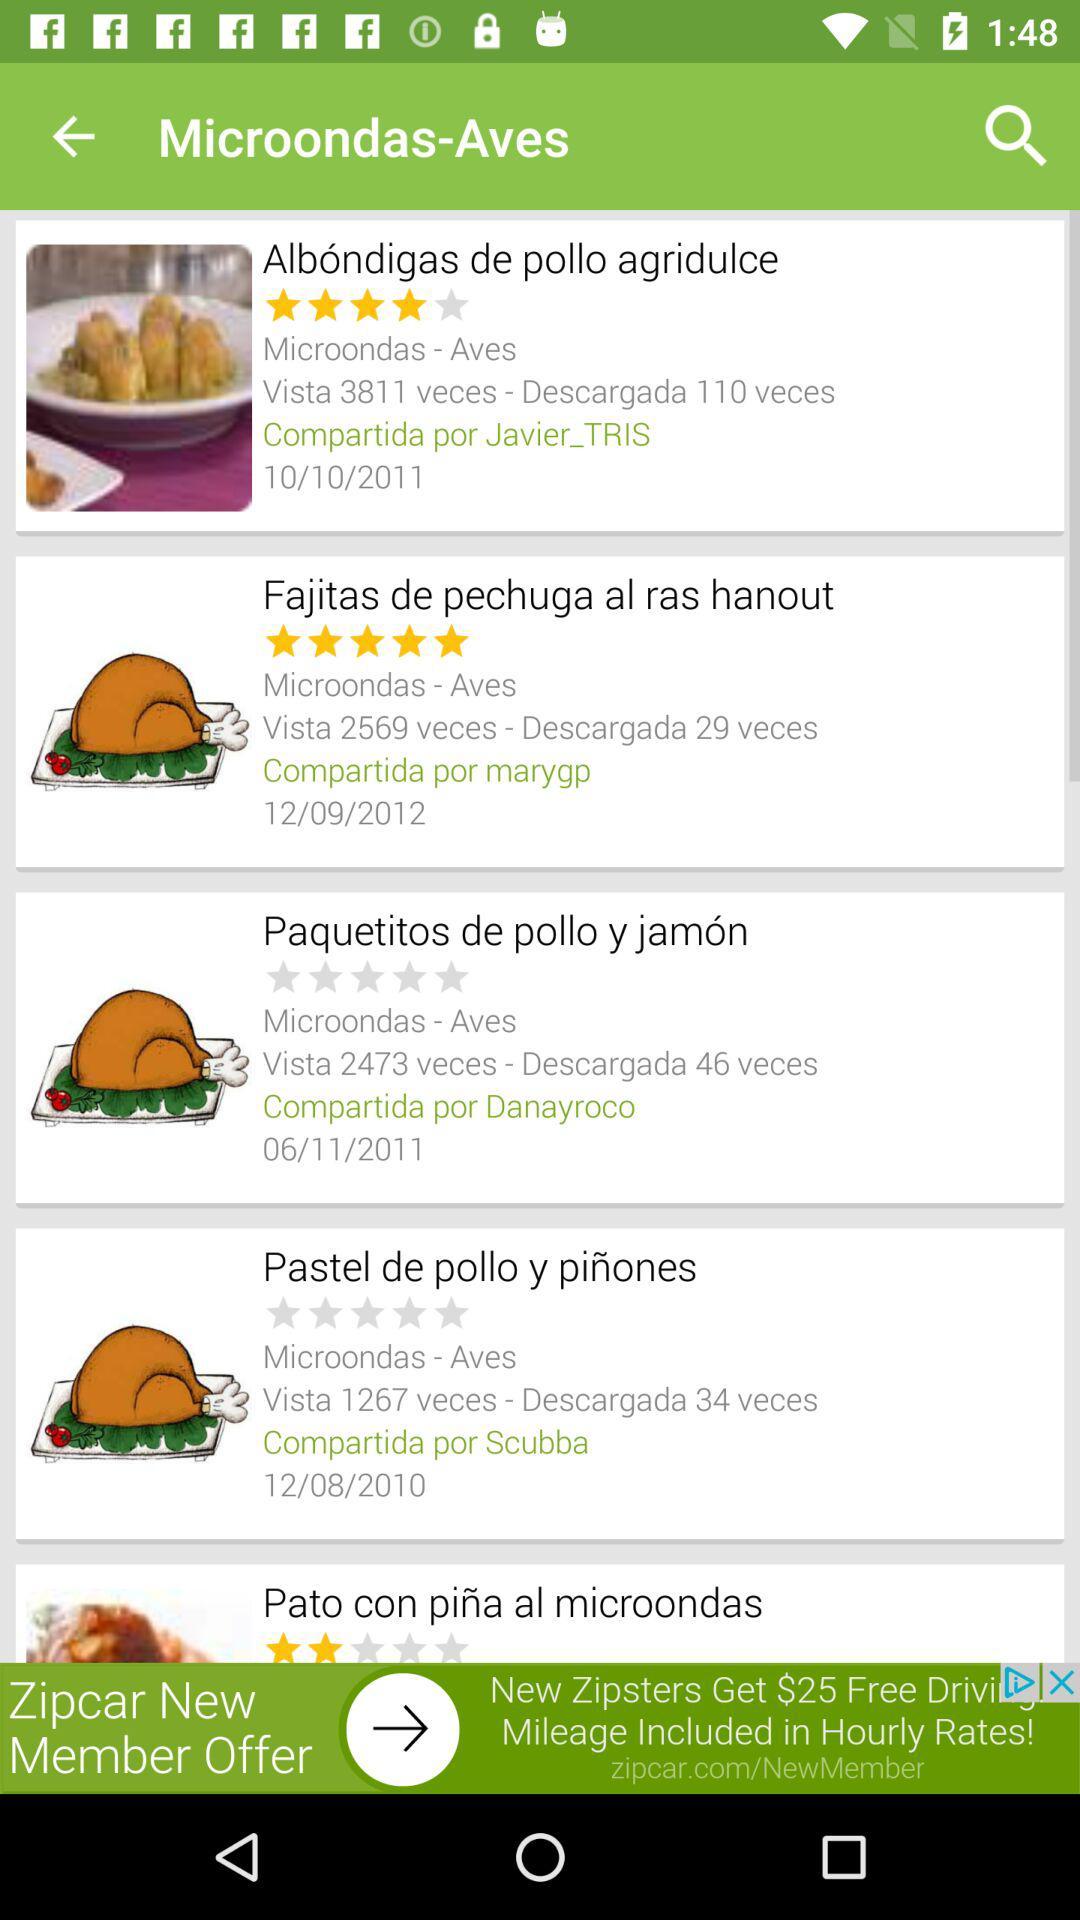 The image size is (1080, 1920). Describe the element at coordinates (1017, 136) in the screenshot. I see `the icon beside microondasaves` at that location.